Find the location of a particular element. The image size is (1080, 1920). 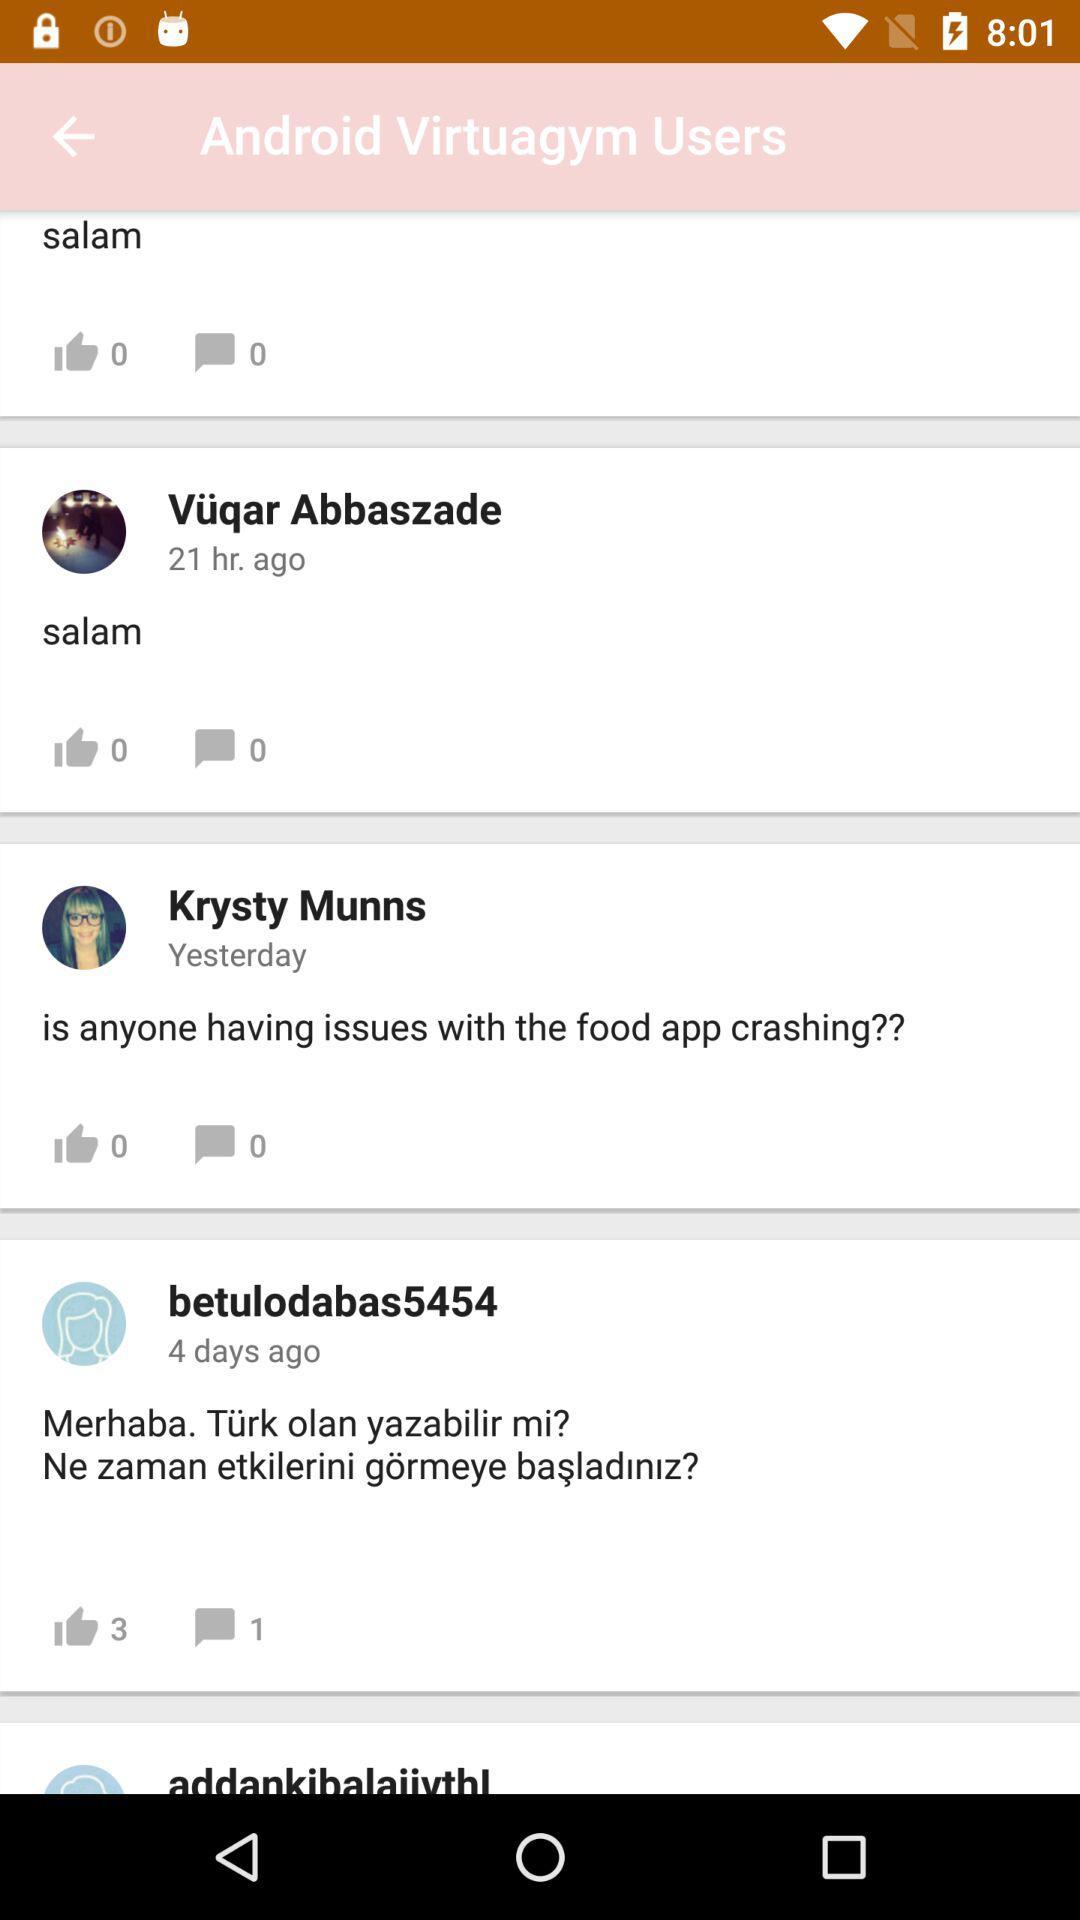

avatar is located at coordinates (83, 926).